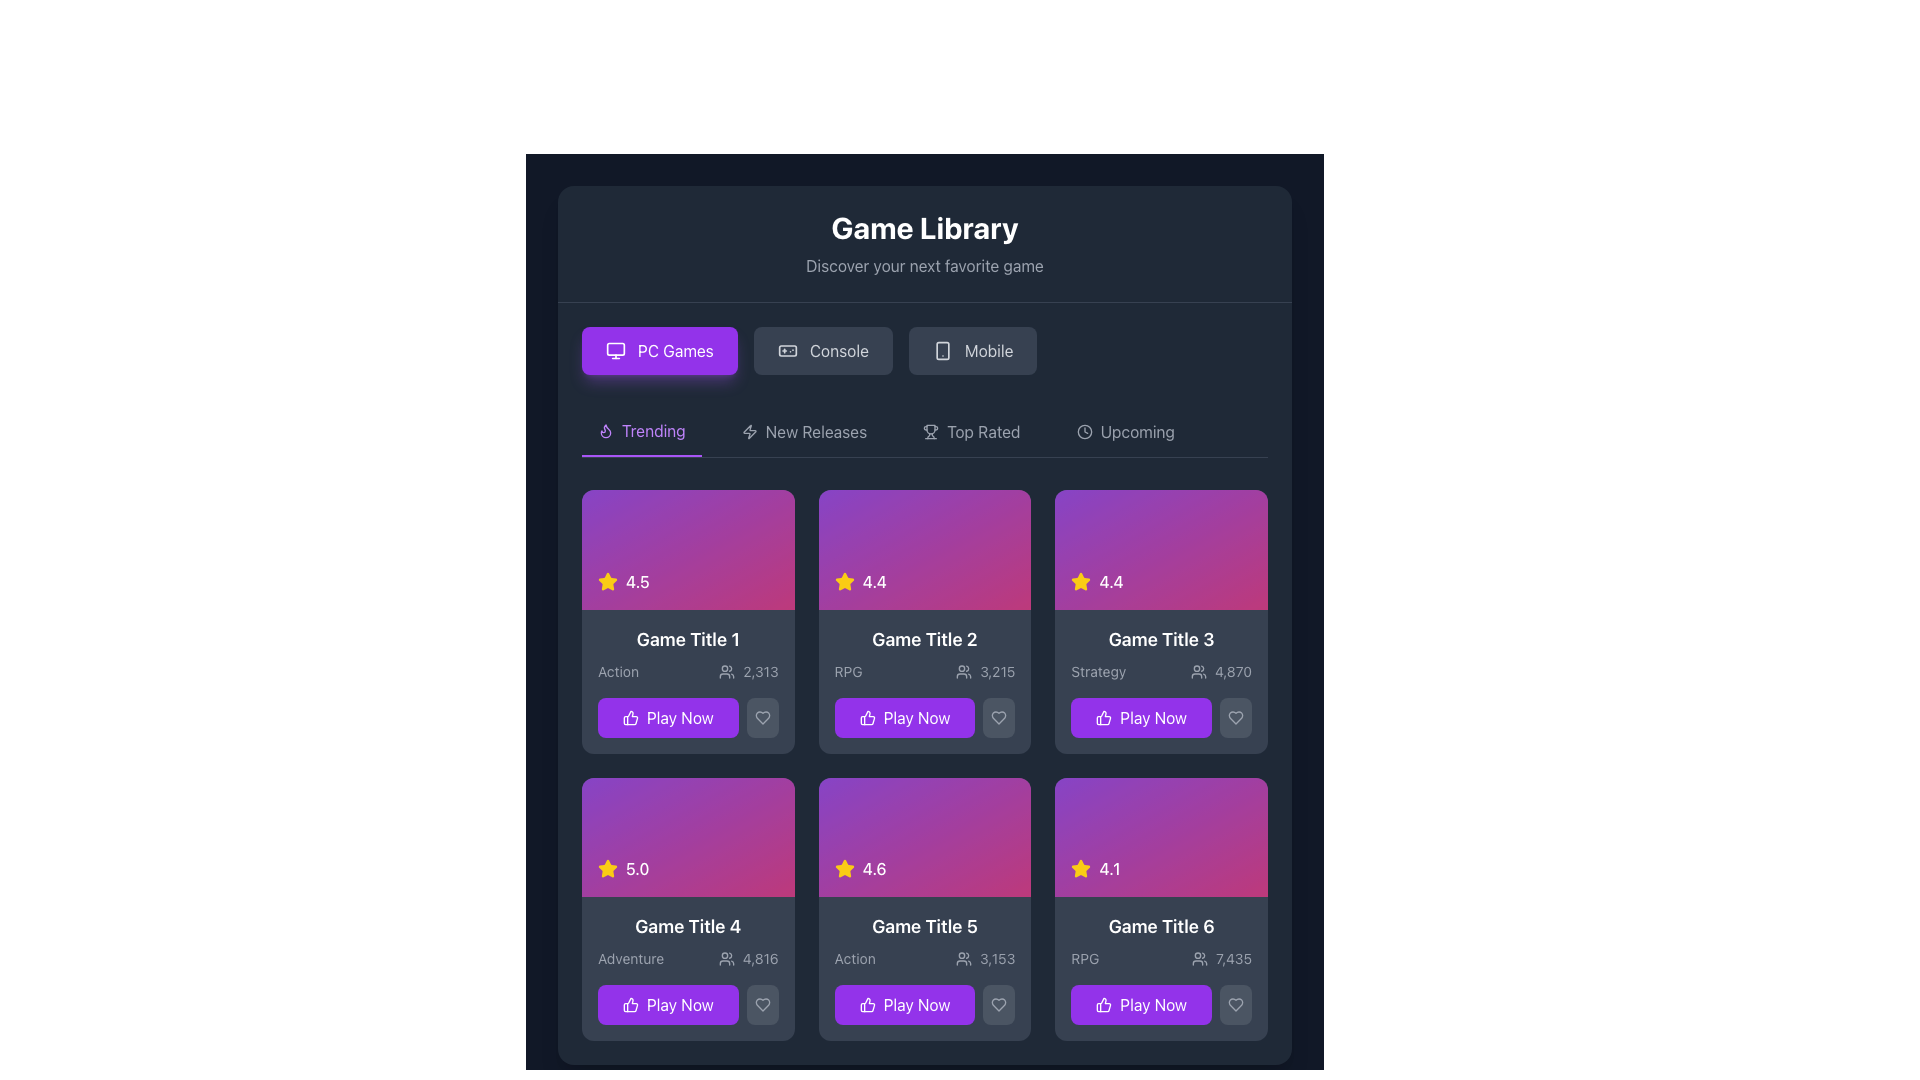  I want to click on the static text displaying '4.1' in white, which is part of the rating system for 'Game Title 6', located at the bottom-left of the card with a dark purple theme, so click(1108, 868).